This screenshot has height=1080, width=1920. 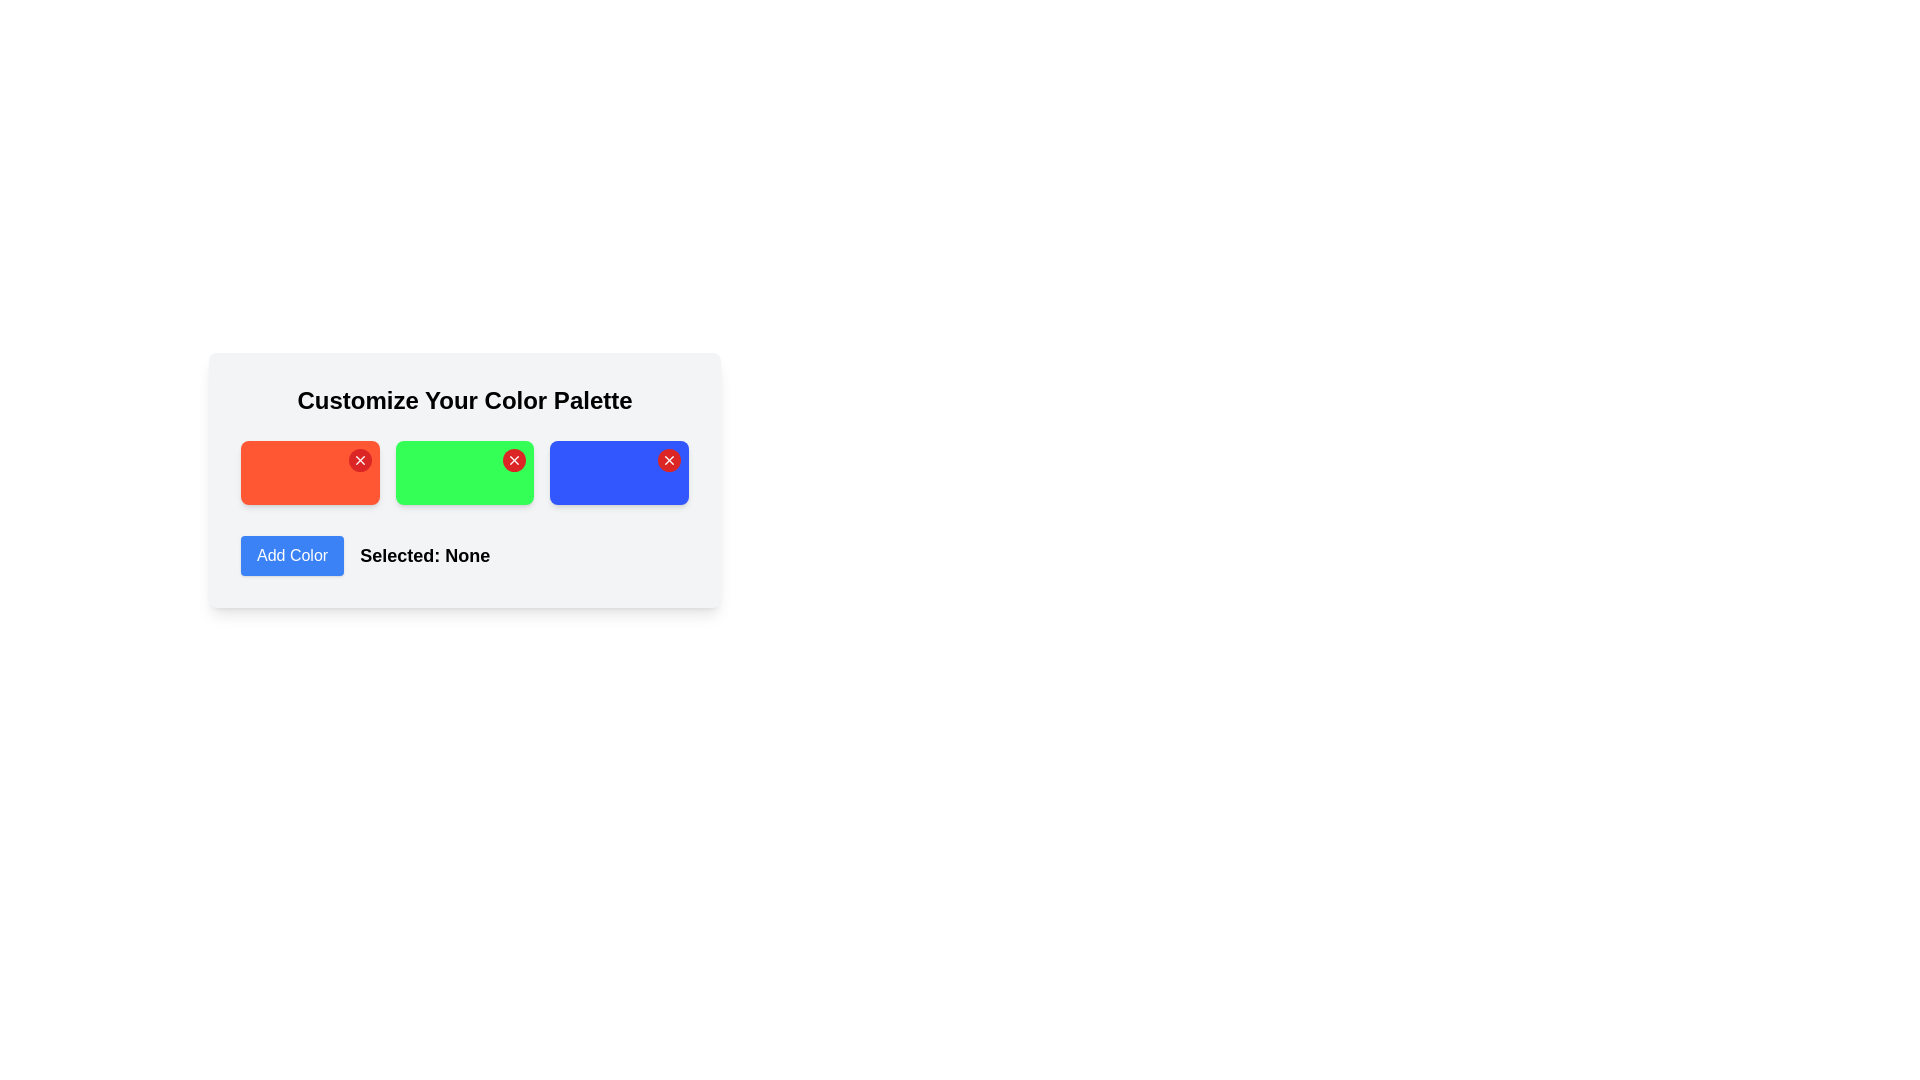 What do you see at coordinates (309, 476) in the screenshot?
I see `the first selectable color item with a red background and delete button, which has a circular button with a white cross at the top-right corner` at bounding box center [309, 476].